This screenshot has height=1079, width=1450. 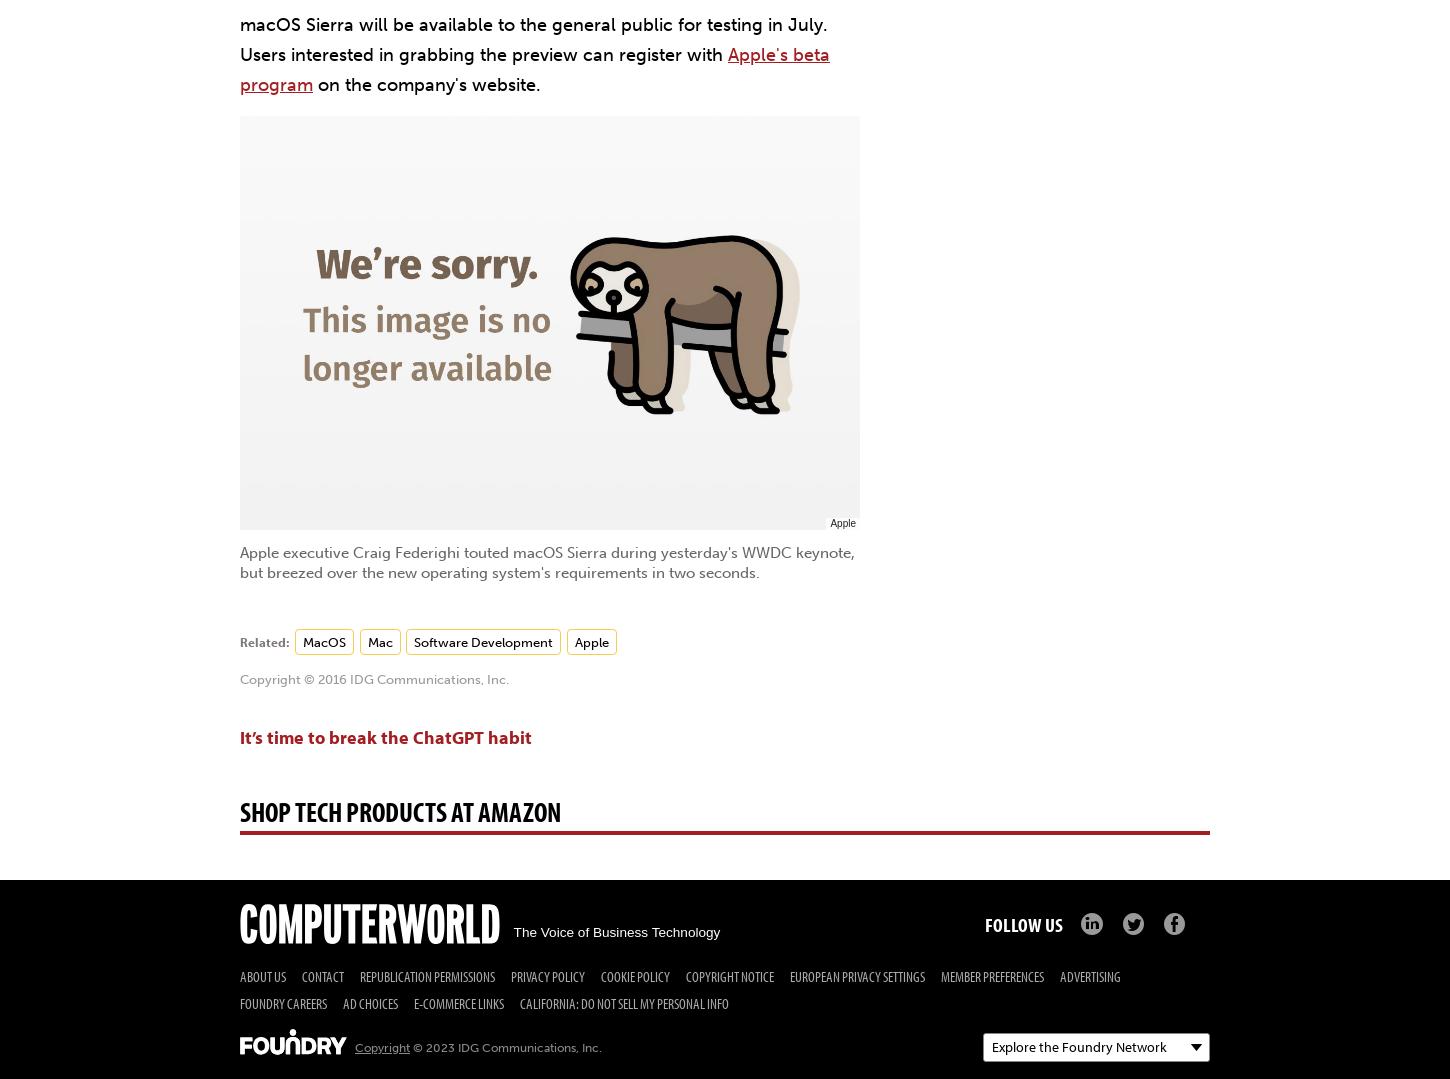 What do you see at coordinates (534, 40) in the screenshot?
I see `'macOS Sierra will be available to the general public for testing in July. Users interested in grabbing the preview can register with'` at bounding box center [534, 40].